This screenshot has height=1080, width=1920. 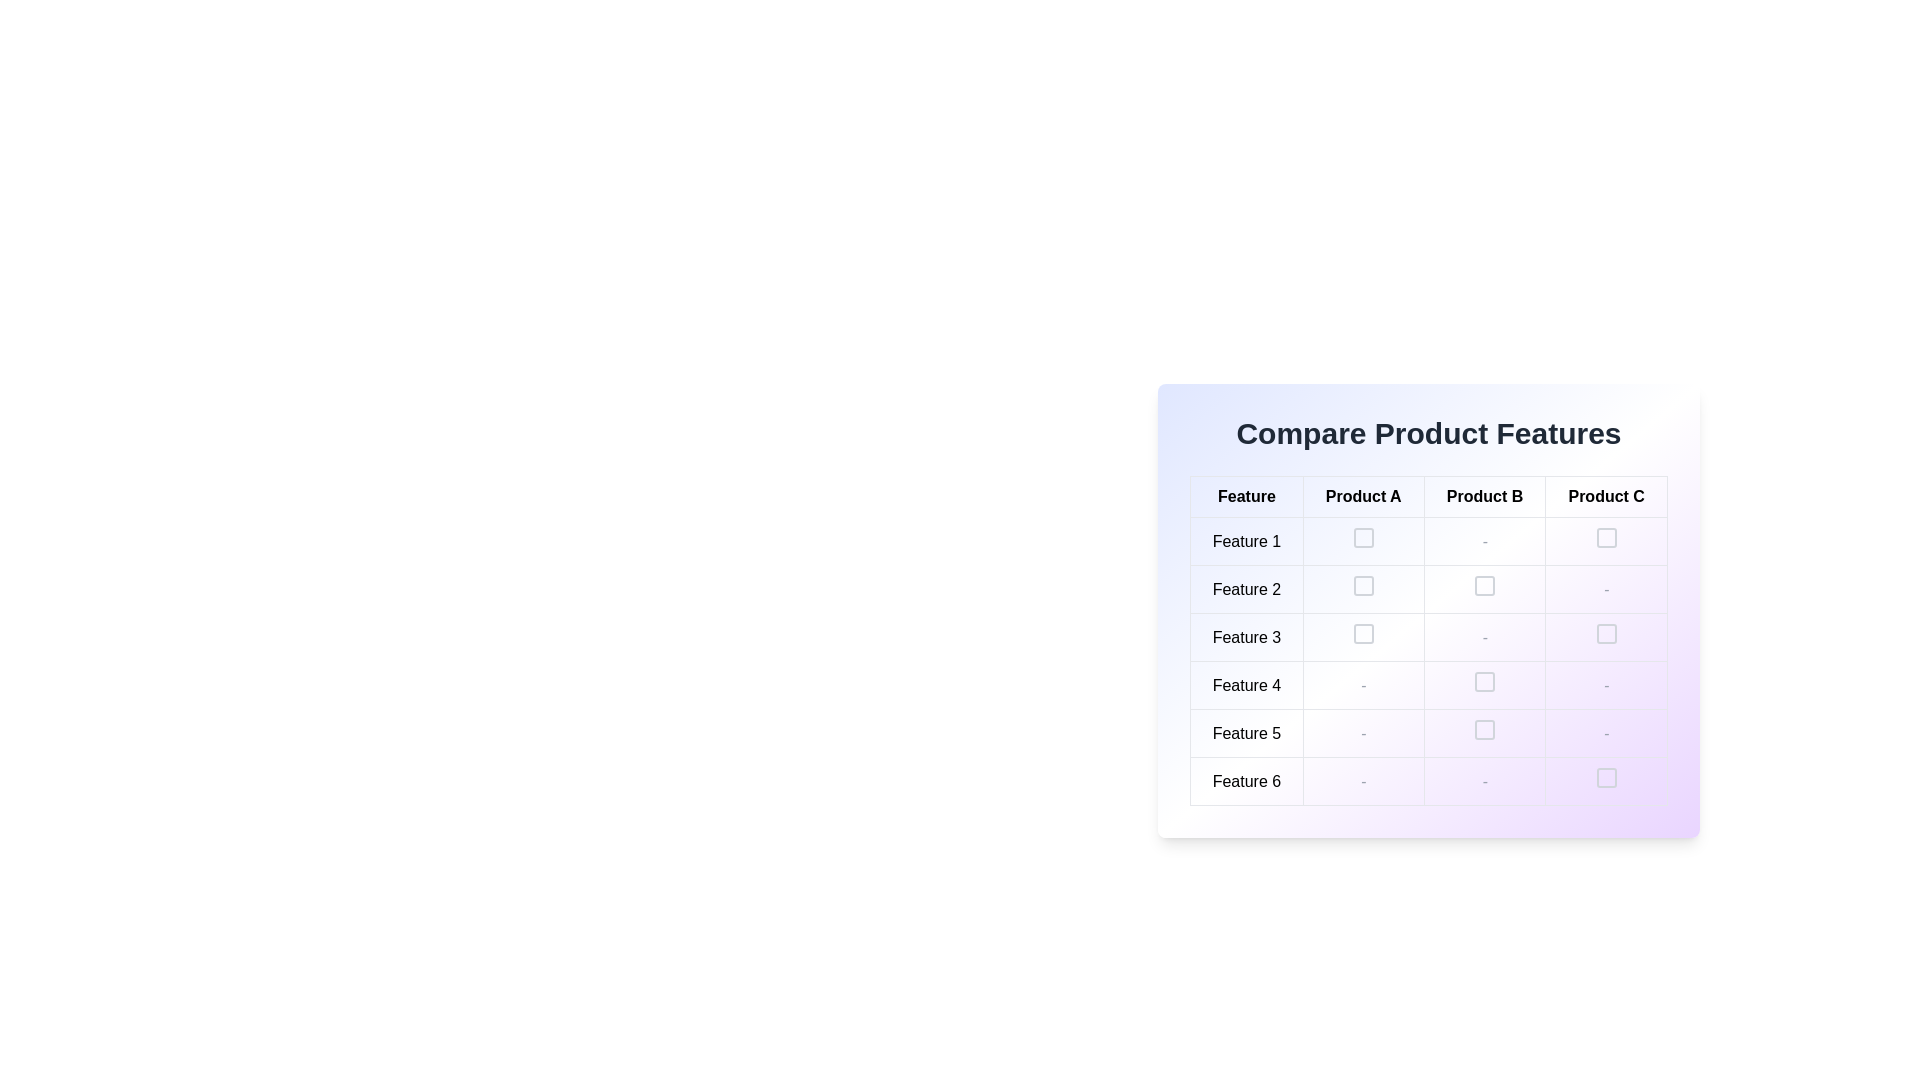 What do you see at coordinates (1362, 588) in the screenshot?
I see `the checkbox located in the second row and second column of the table under the 'Product A' column` at bounding box center [1362, 588].